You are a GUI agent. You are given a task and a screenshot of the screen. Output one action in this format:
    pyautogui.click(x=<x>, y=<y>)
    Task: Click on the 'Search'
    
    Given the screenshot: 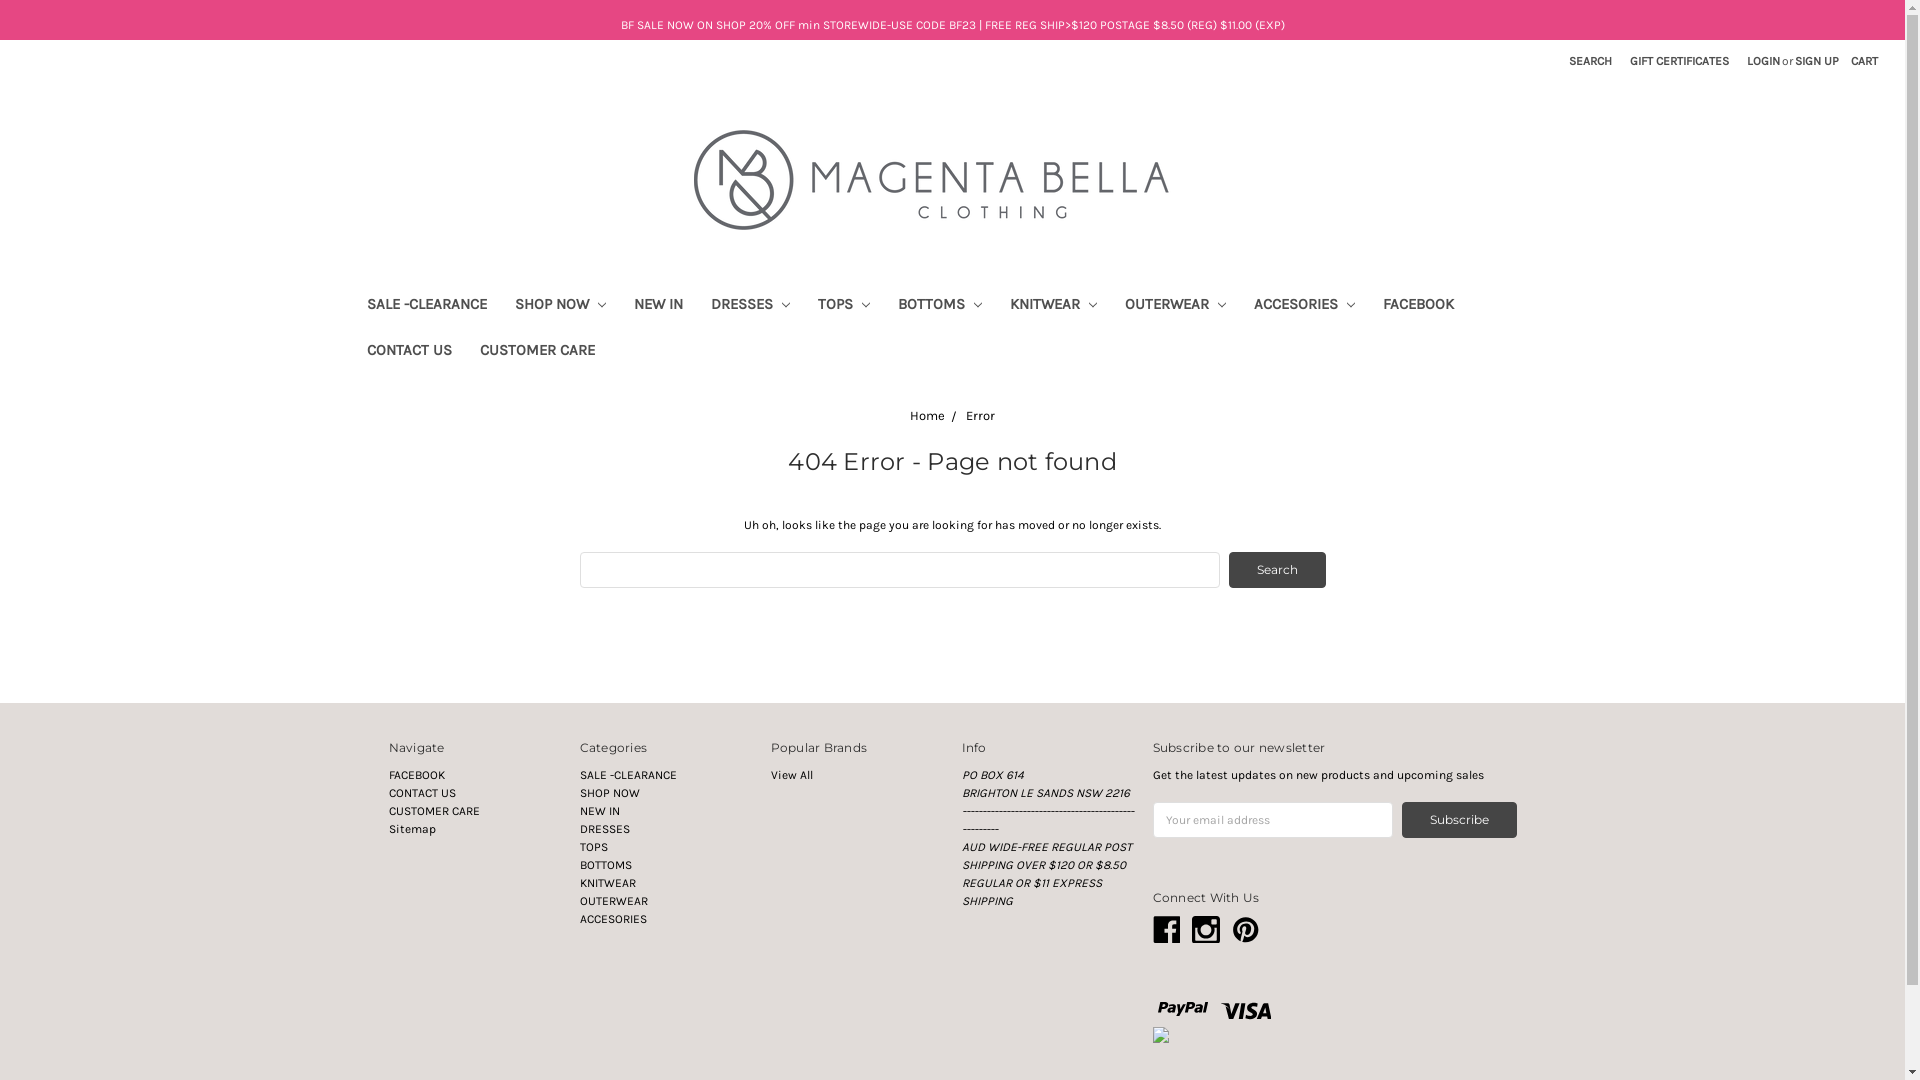 What is the action you would take?
    pyautogui.click(x=1275, y=570)
    